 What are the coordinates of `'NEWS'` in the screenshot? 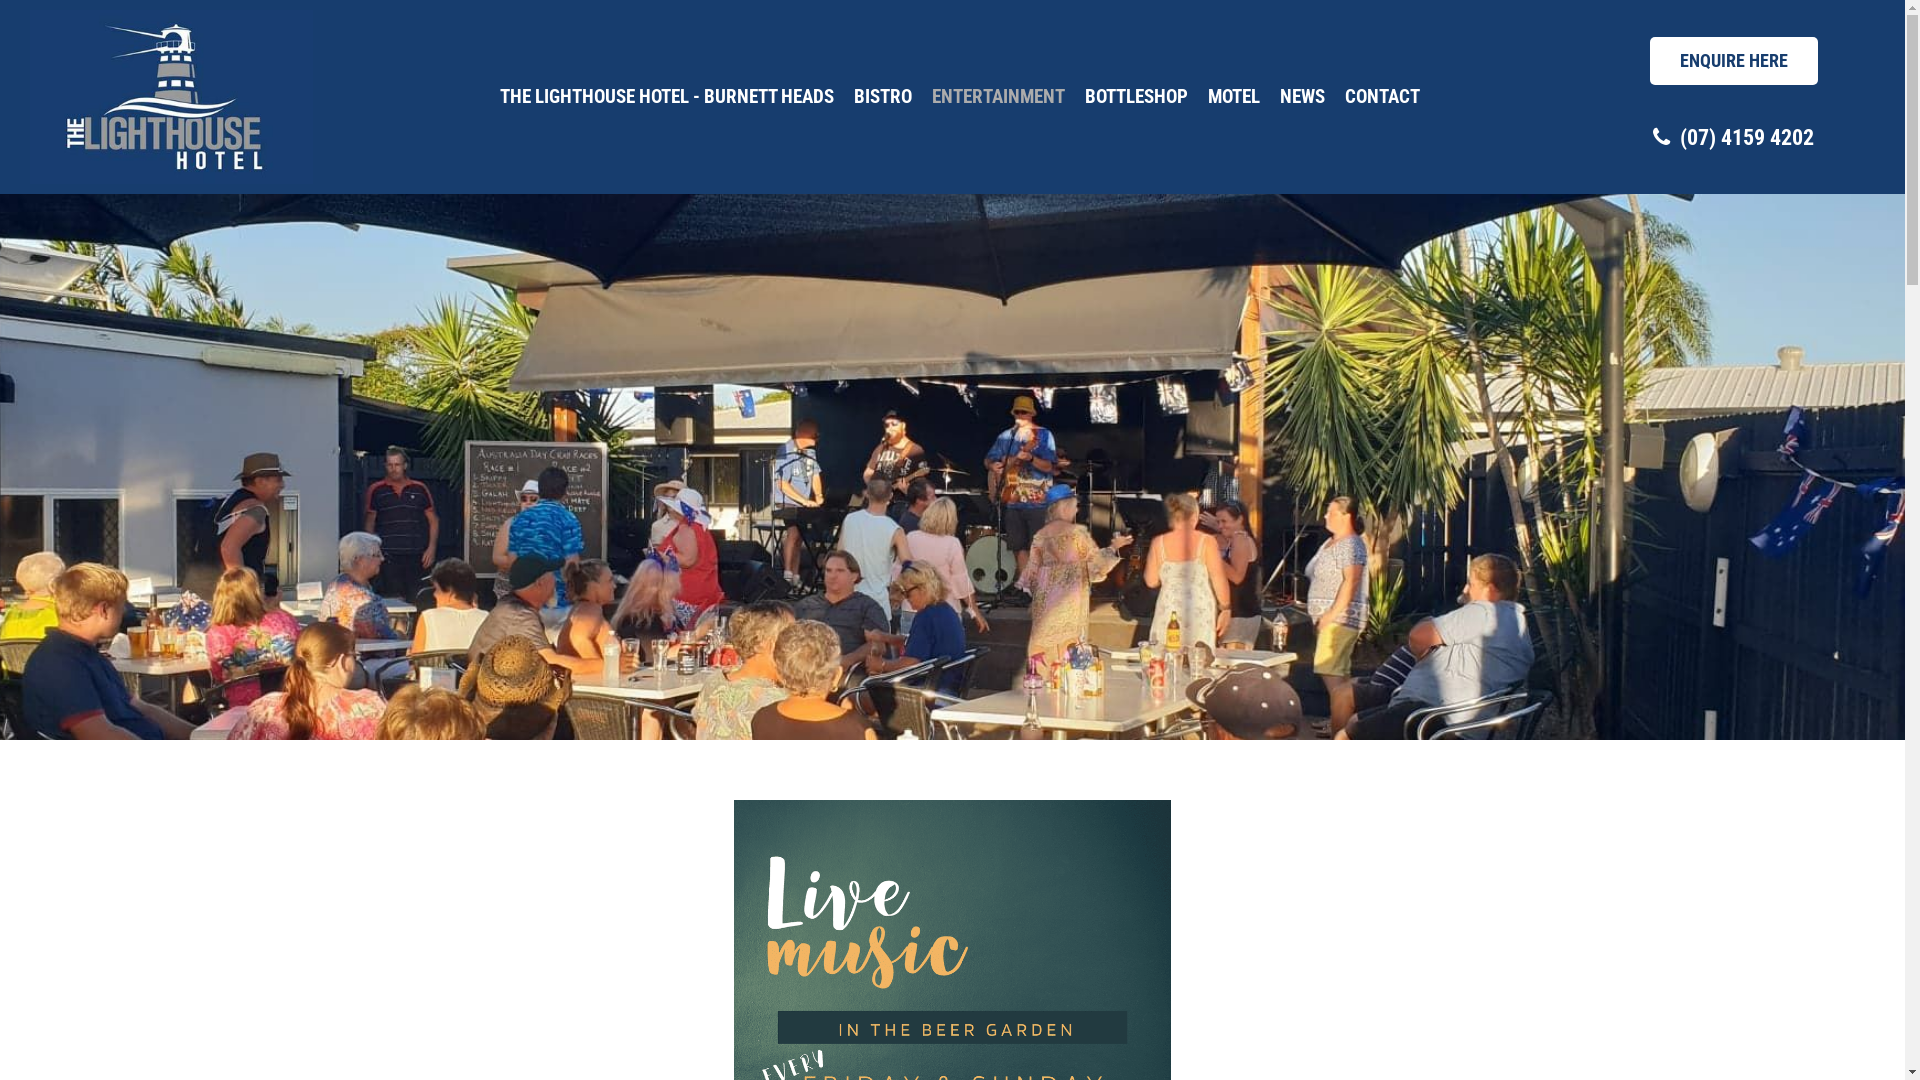 It's located at (1302, 96).